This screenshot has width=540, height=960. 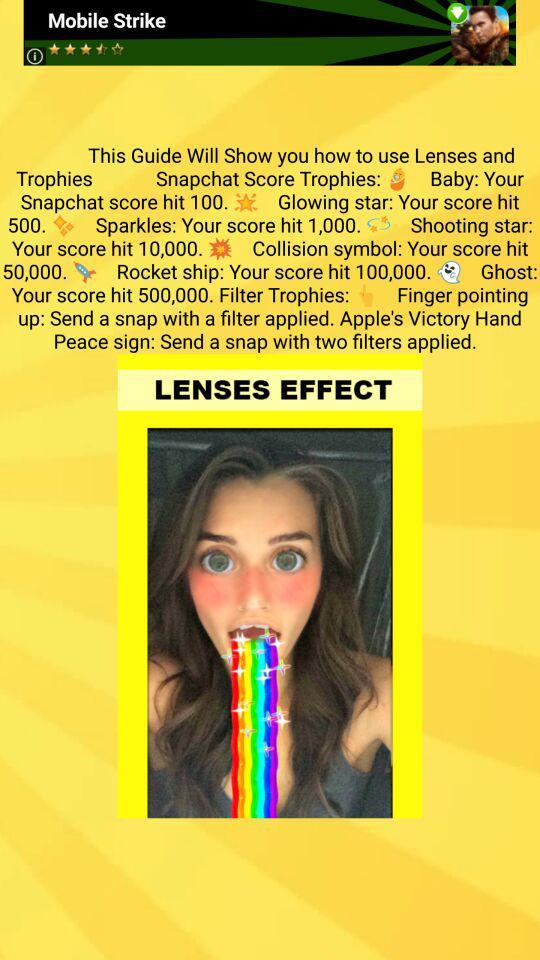 I want to click on the item above the this guide will item, so click(x=269, y=31).